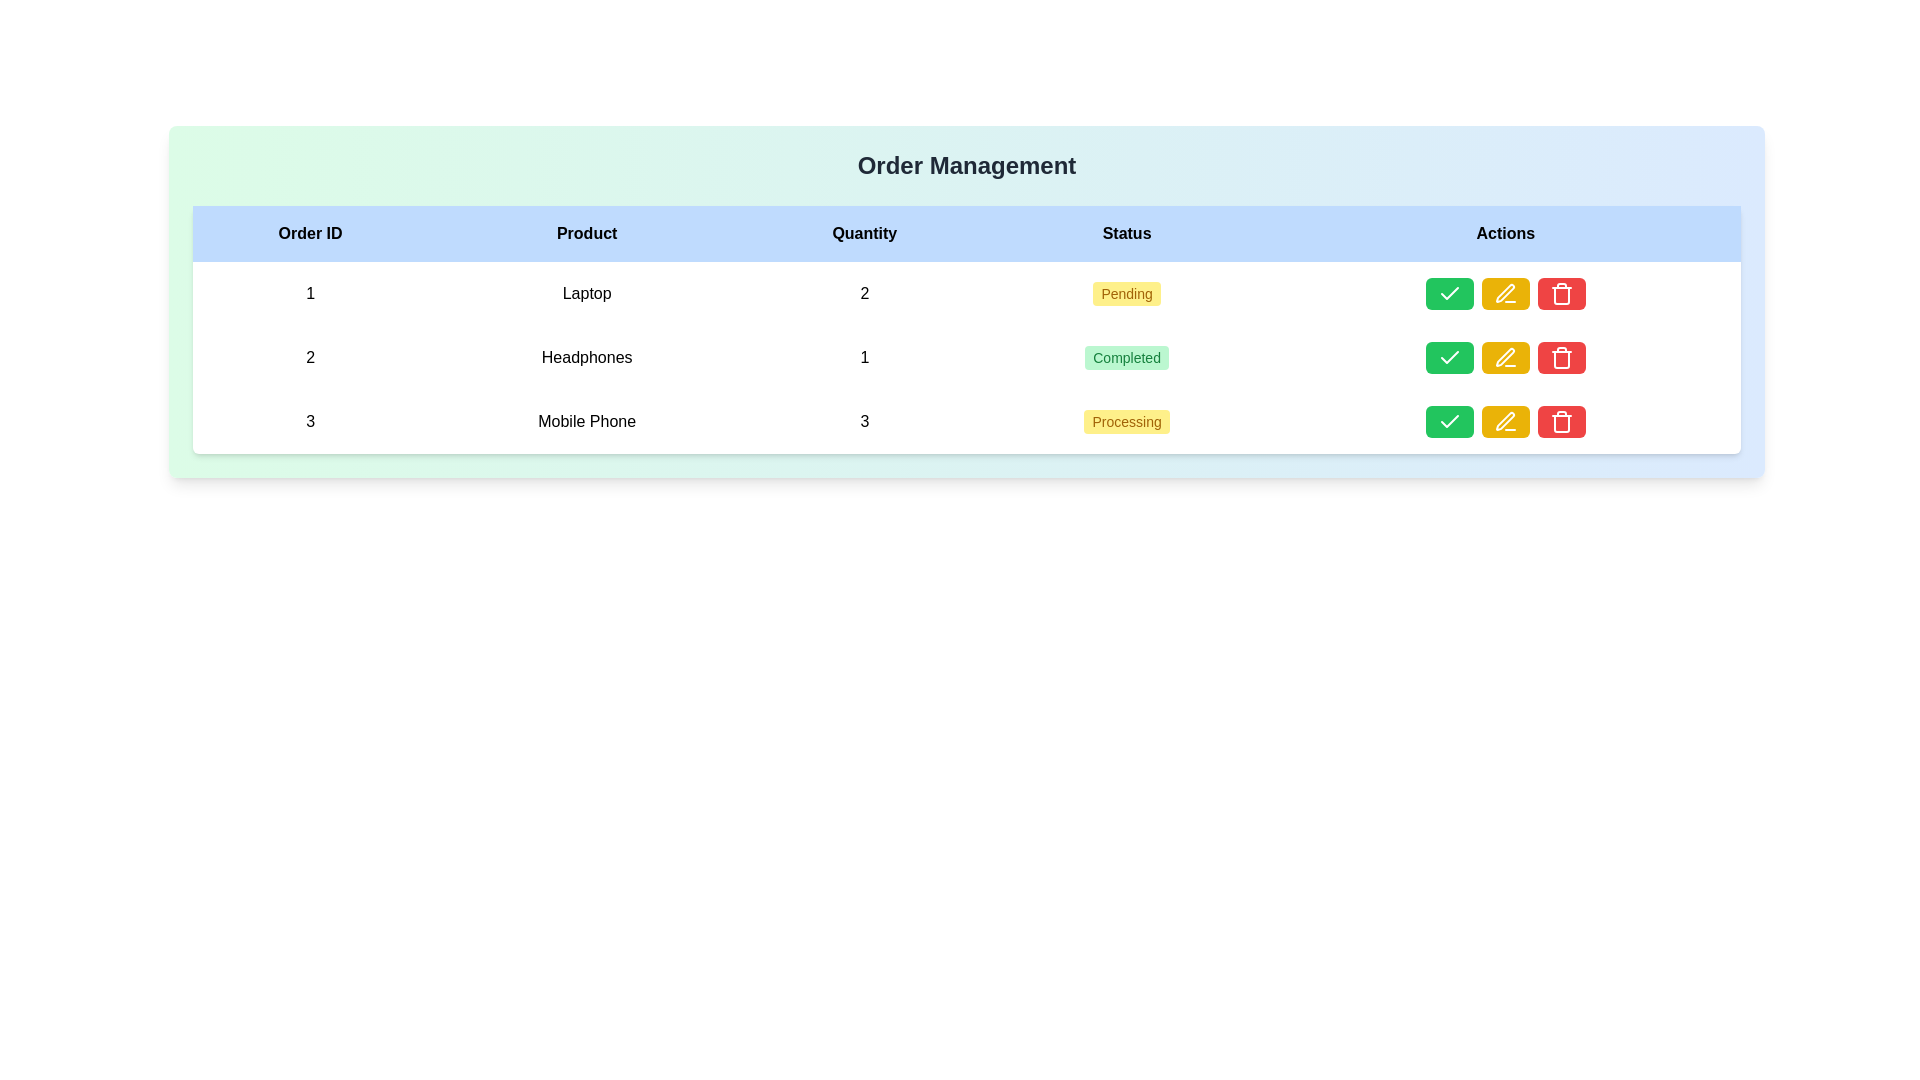  I want to click on the green button with a white check mark symbol located in the Actions column of the first row of the table, which is the first button among three in that cell, so click(1449, 293).